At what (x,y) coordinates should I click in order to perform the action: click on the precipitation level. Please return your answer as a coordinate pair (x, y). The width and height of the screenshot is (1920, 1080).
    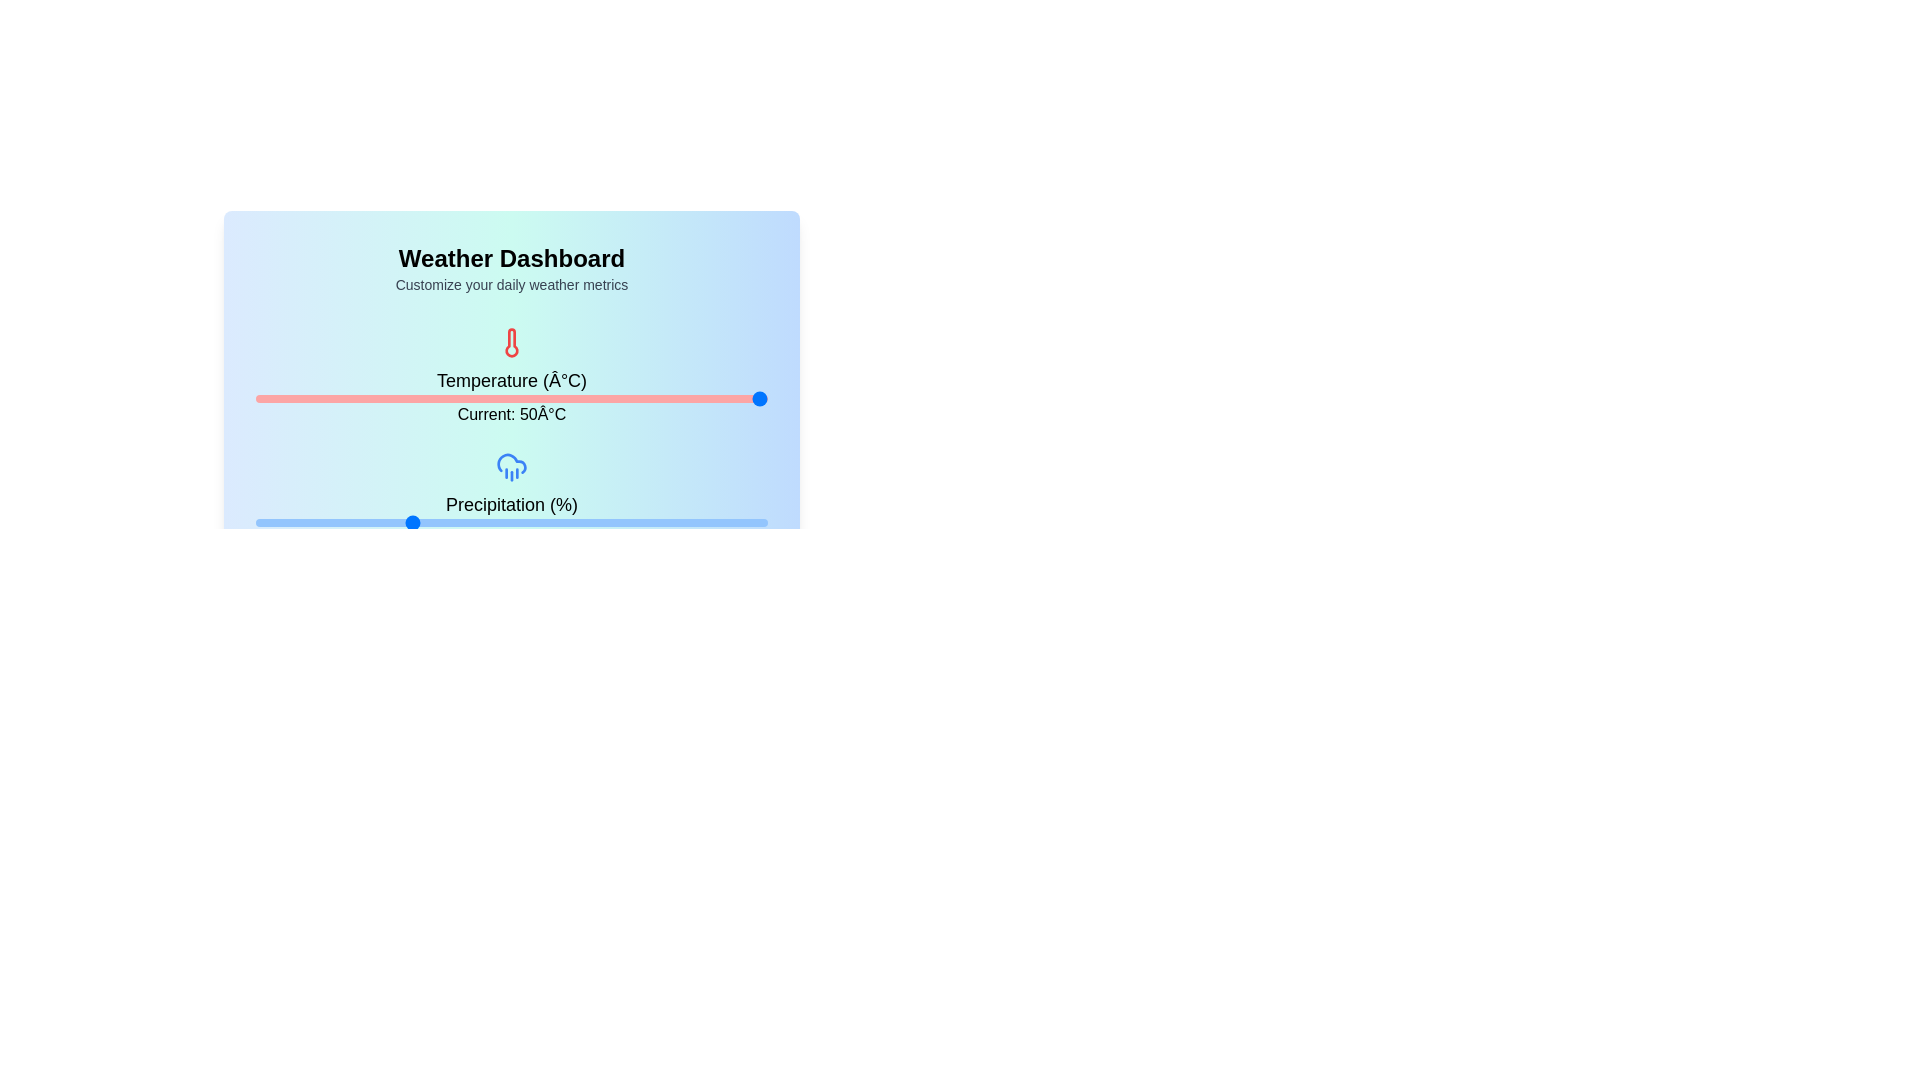
    Looking at the image, I should click on (633, 522).